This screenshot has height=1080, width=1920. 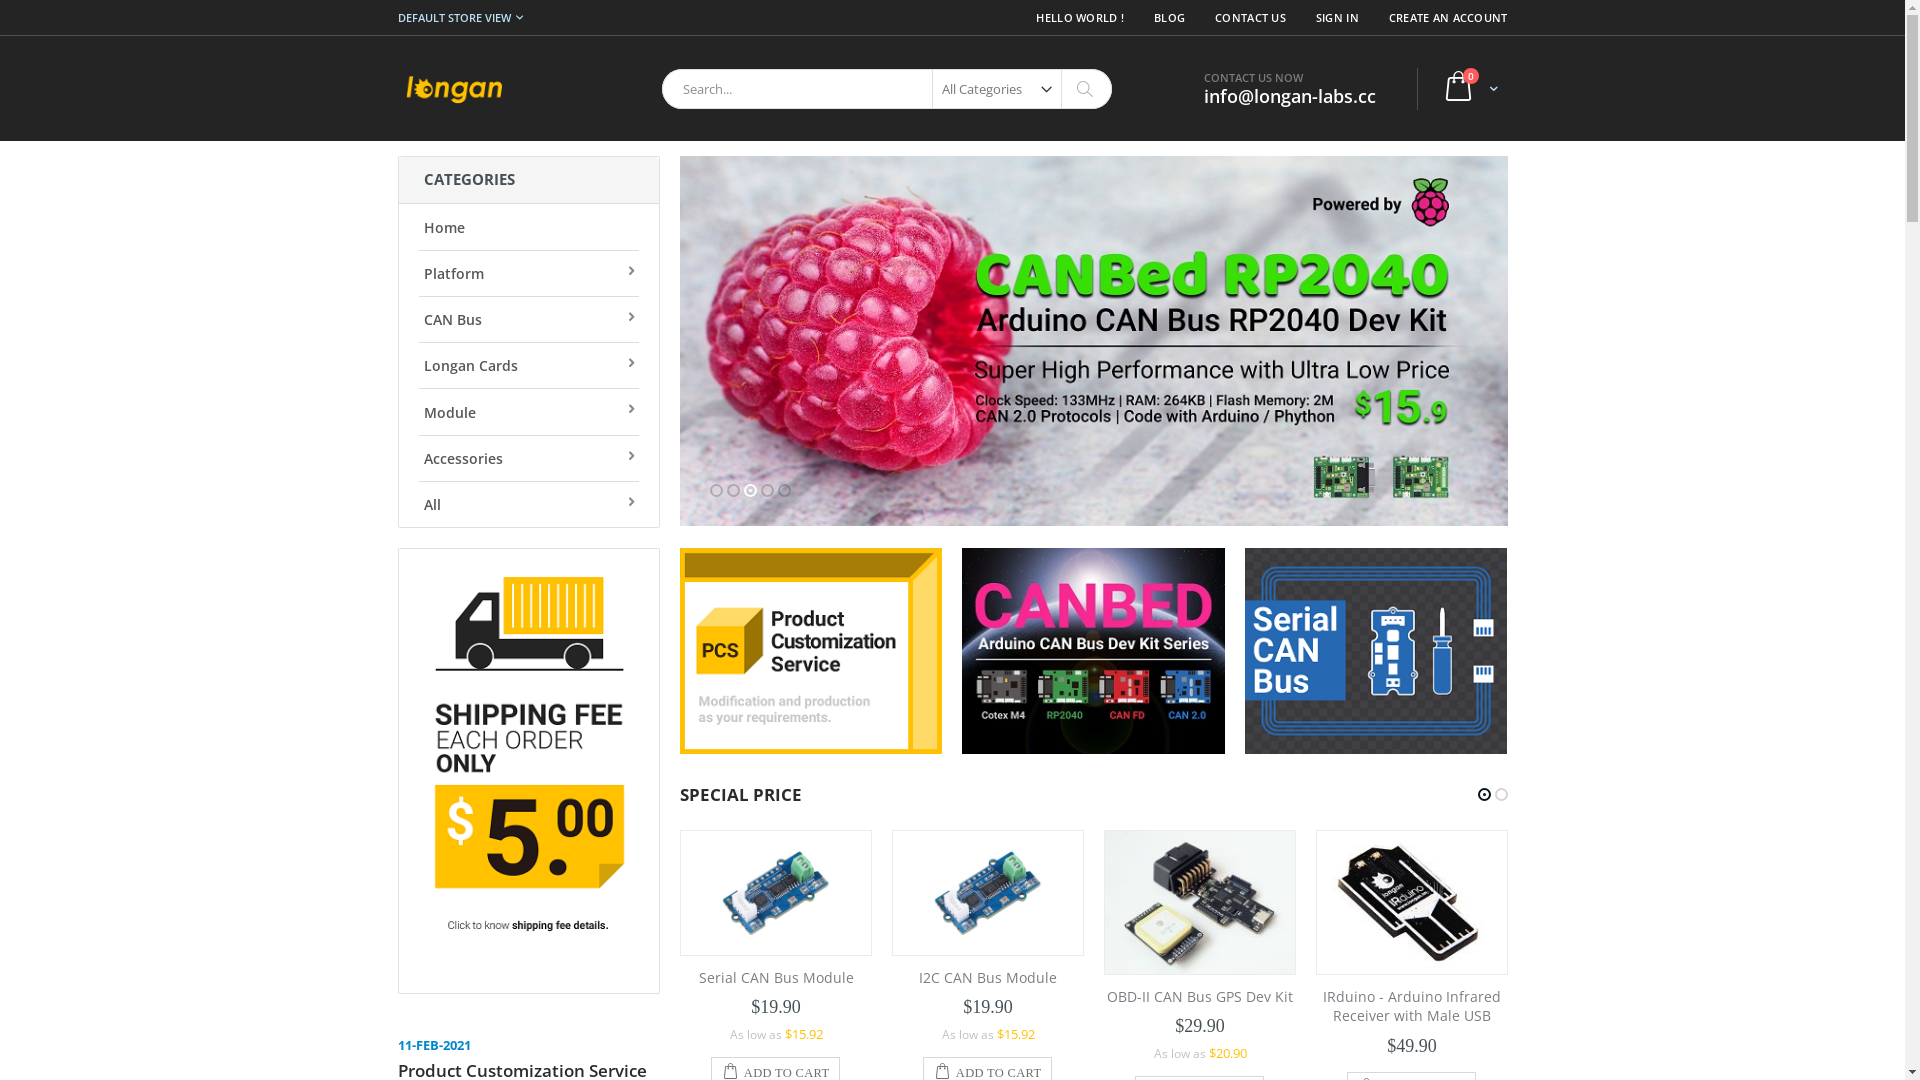 I want to click on 'Cart, so click(x=1441, y=87).